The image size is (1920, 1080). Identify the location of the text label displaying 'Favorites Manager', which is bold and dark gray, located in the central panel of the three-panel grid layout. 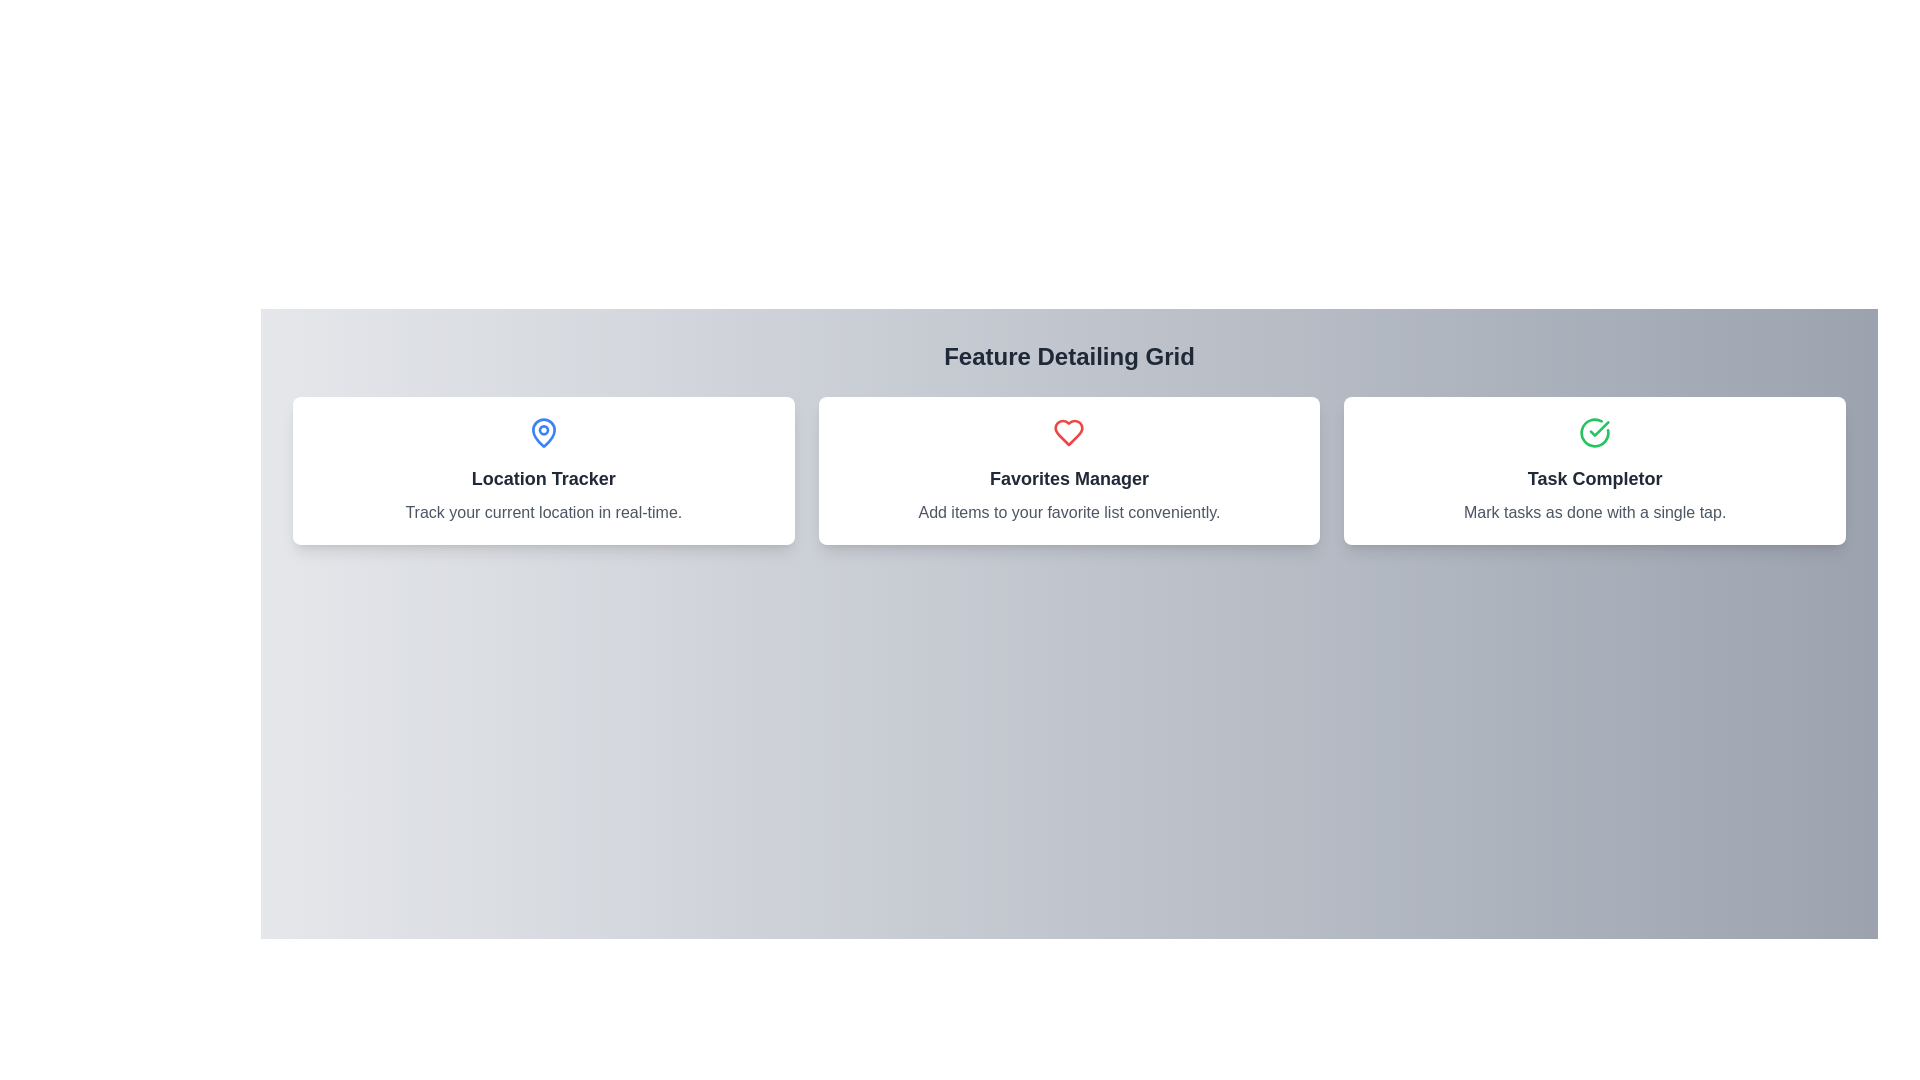
(1068, 478).